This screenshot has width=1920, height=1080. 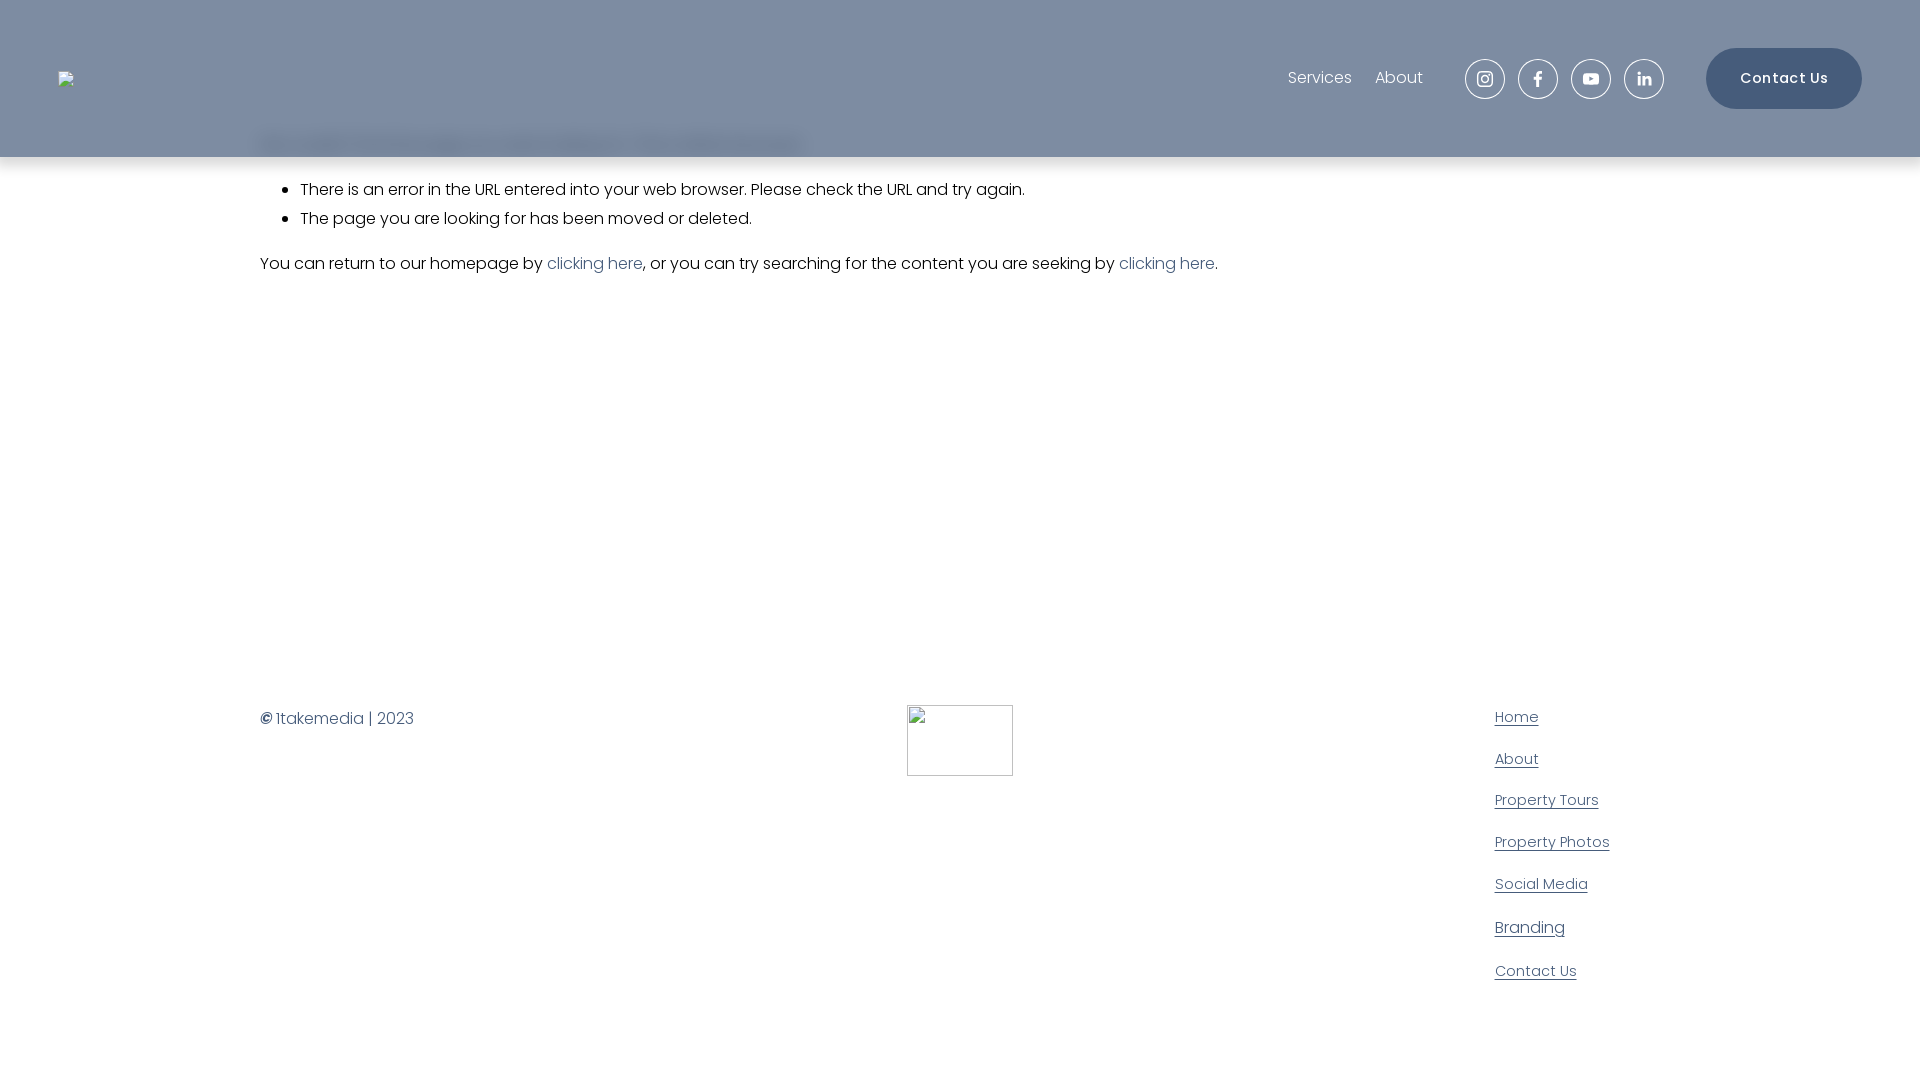 I want to click on 'Property Tours', so click(x=1494, y=800).